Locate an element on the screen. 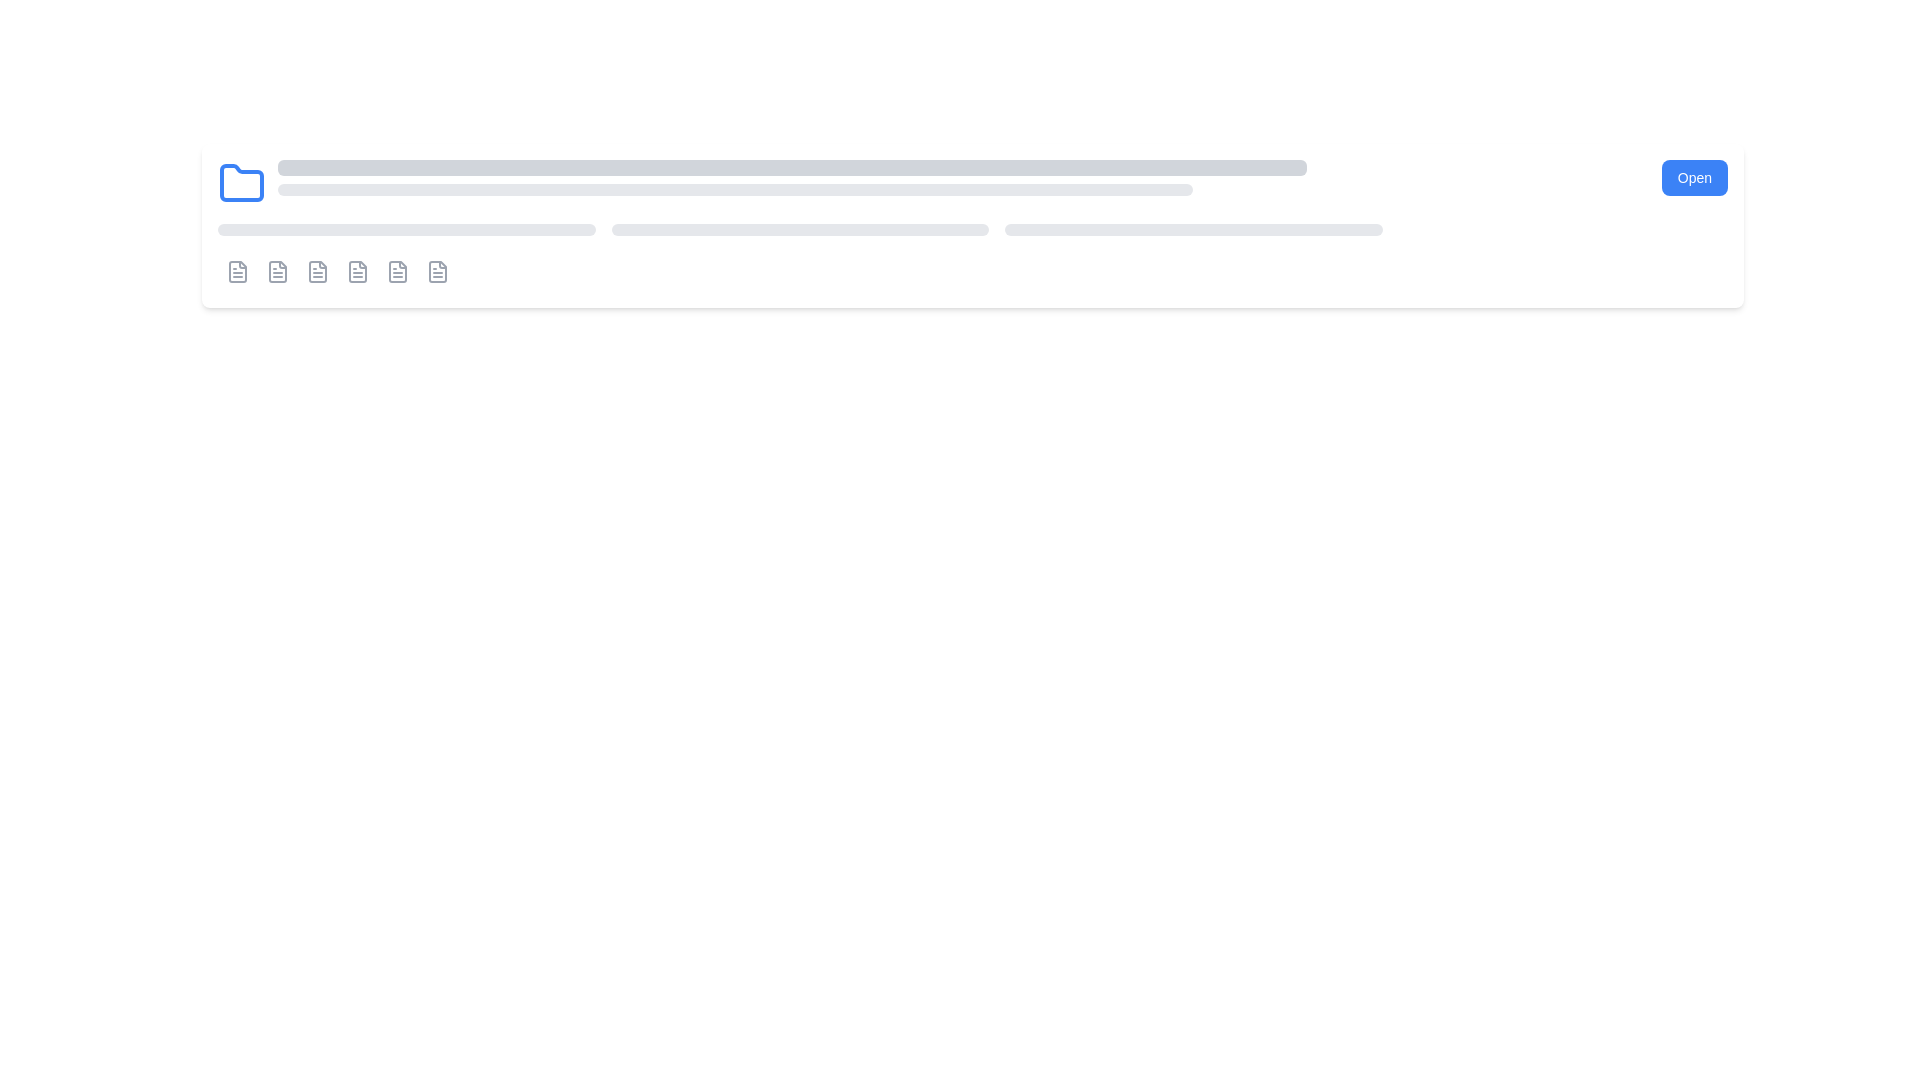 Image resolution: width=1920 pixels, height=1080 pixels. the third rectangular visual indicator with a gray background and rounded corners, located in the center-right of the interface is located at coordinates (1193, 229).